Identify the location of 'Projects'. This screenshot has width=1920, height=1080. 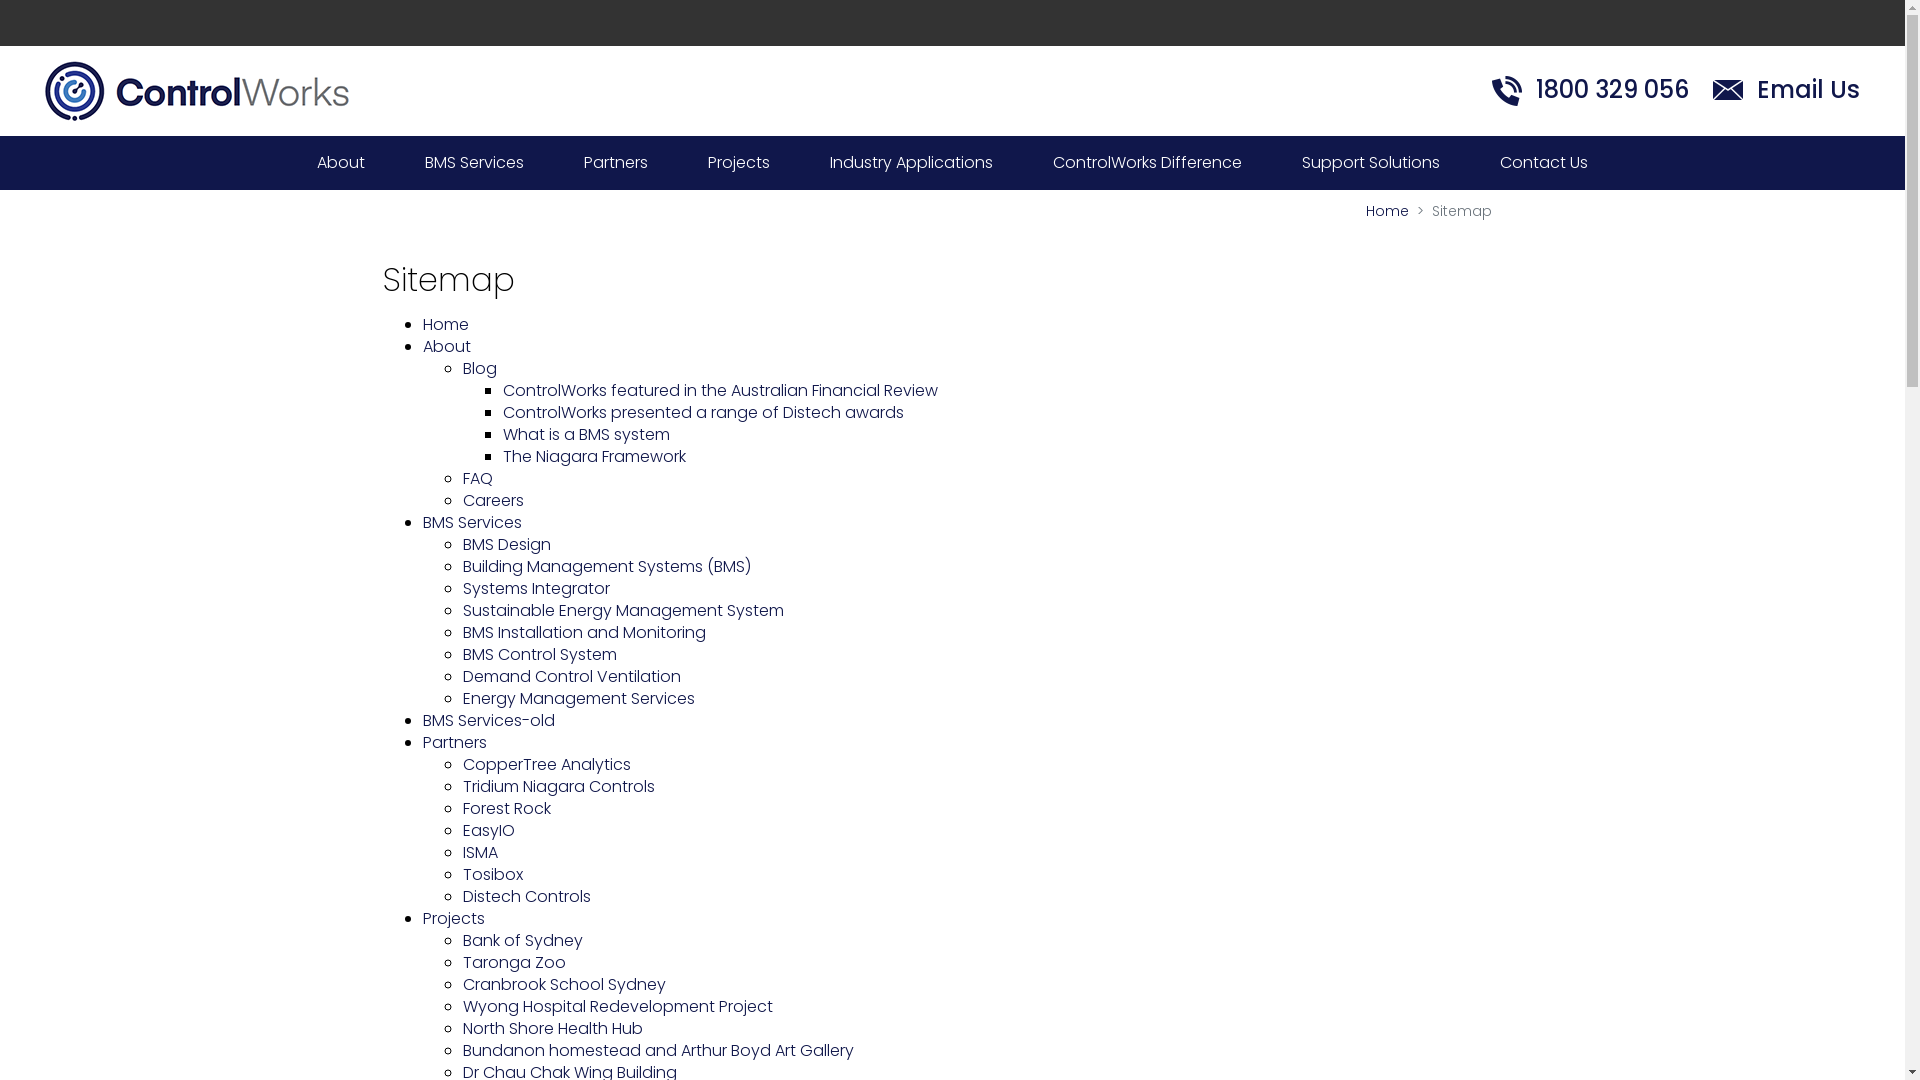
(451, 918).